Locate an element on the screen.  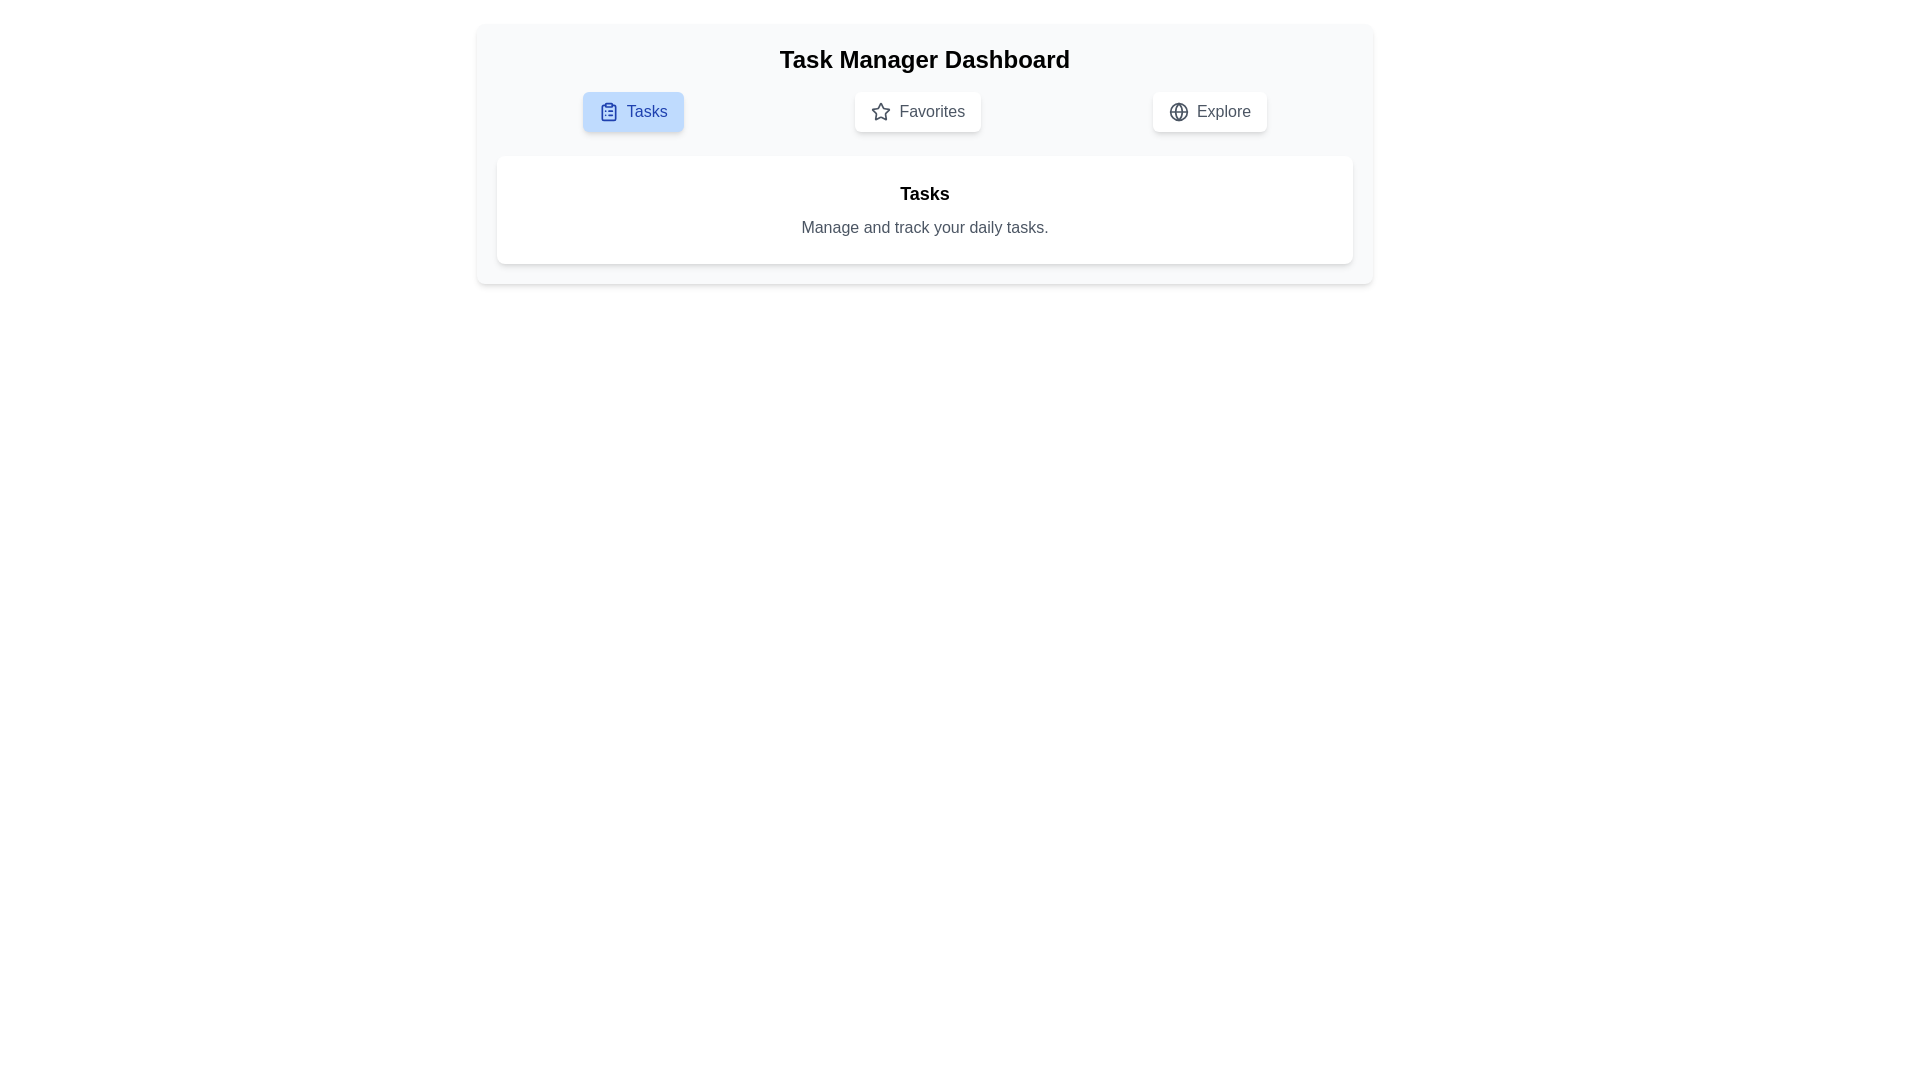
the Favorites tab is located at coordinates (917, 111).